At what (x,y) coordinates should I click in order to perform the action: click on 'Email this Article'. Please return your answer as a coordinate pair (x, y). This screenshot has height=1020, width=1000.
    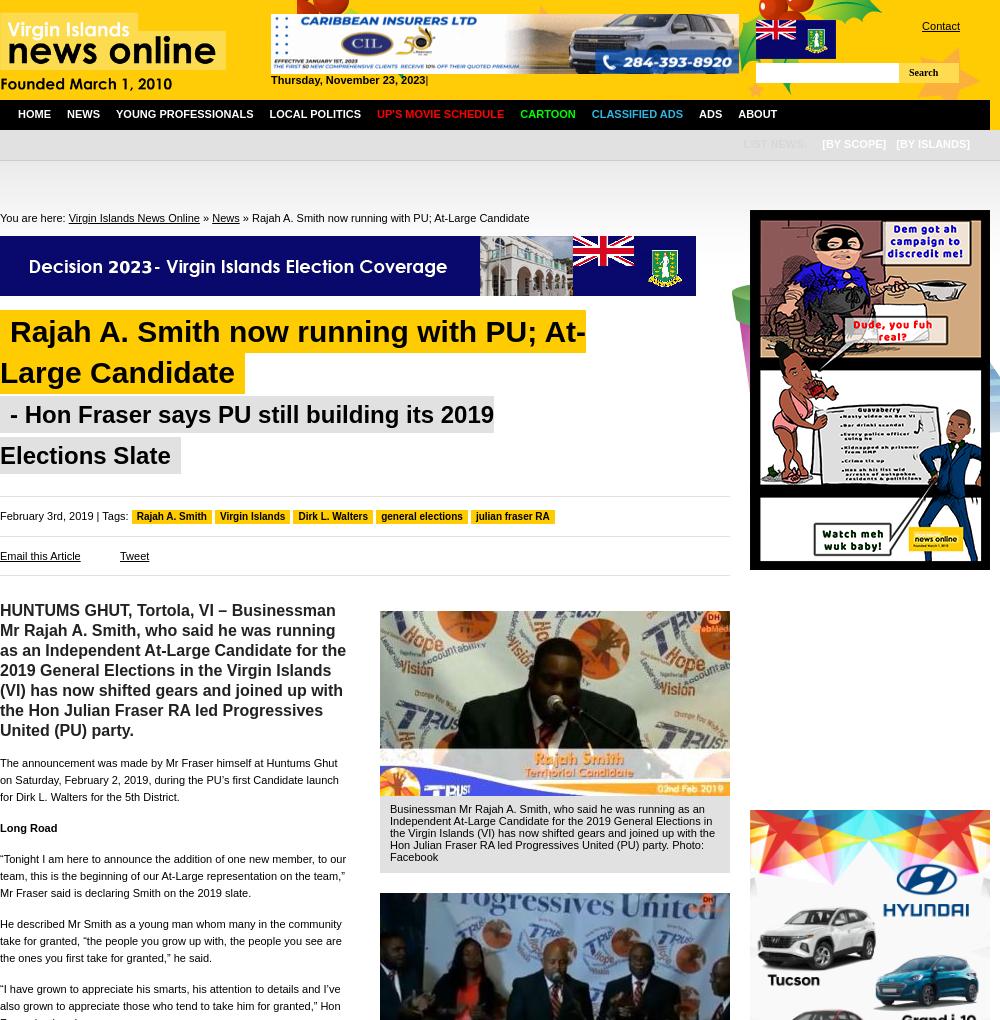
    Looking at the image, I should click on (40, 556).